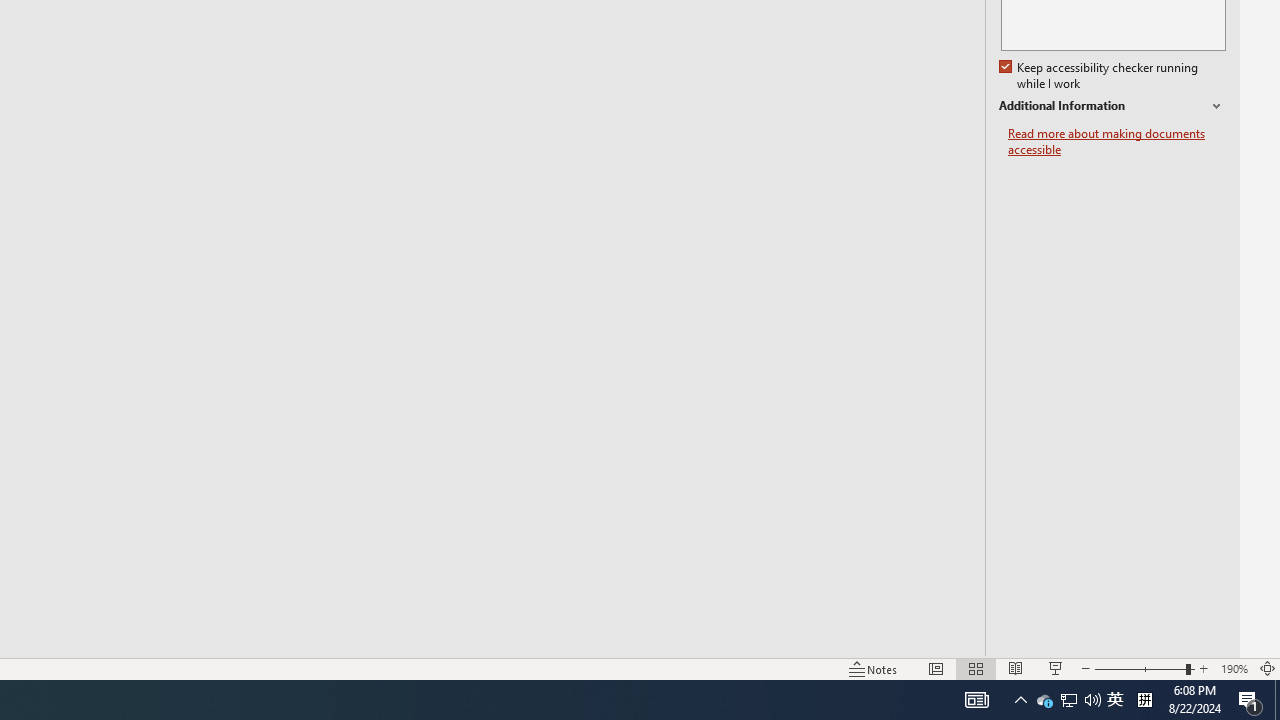 This screenshot has height=720, width=1280. What do you see at coordinates (1111, 106) in the screenshot?
I see `'Additional Information'` at bounding box center [1111, 106].